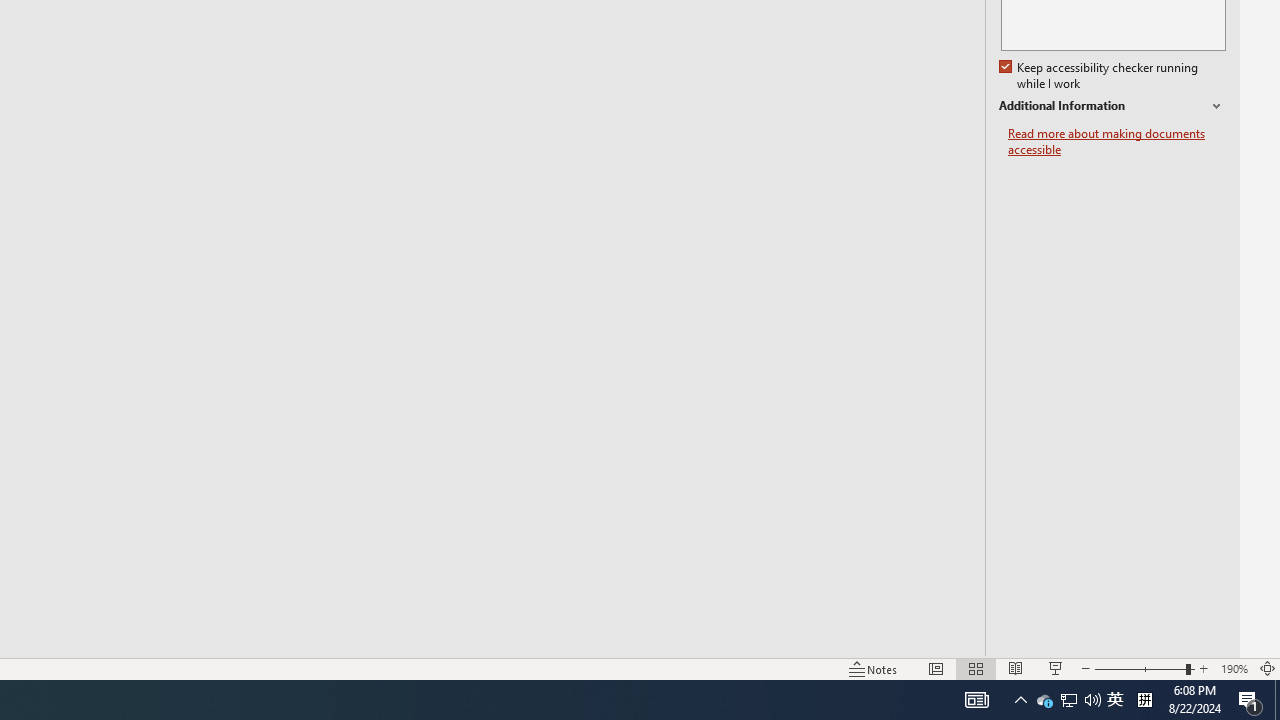 This screenshot has height=720, width=1280. What do you see at coordinates (1111, 106) in the screenshot?
I see `'Additional Information'` at bounding box center [1111, 106].